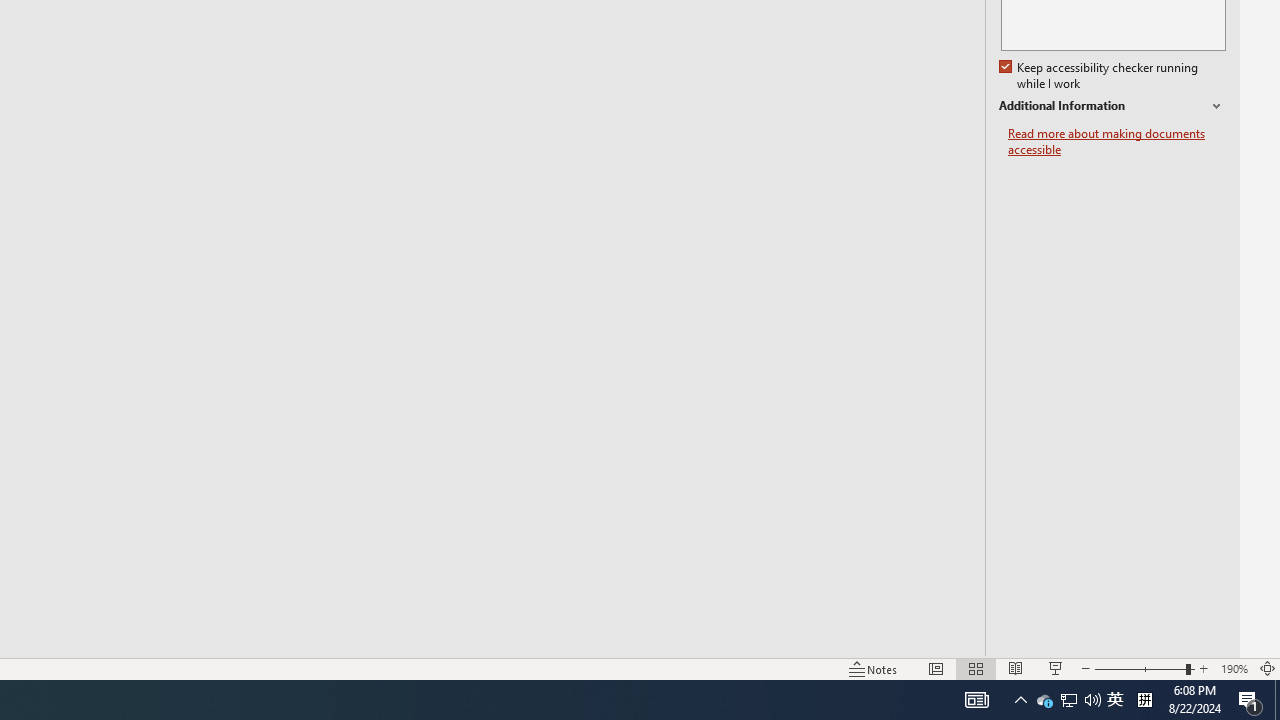 This screenshot has height=720, width=1280. What do you see at coordinates (1111, 106) in the screenshot?
I see `'Additional Information'` at bounding box center [1111, 106].